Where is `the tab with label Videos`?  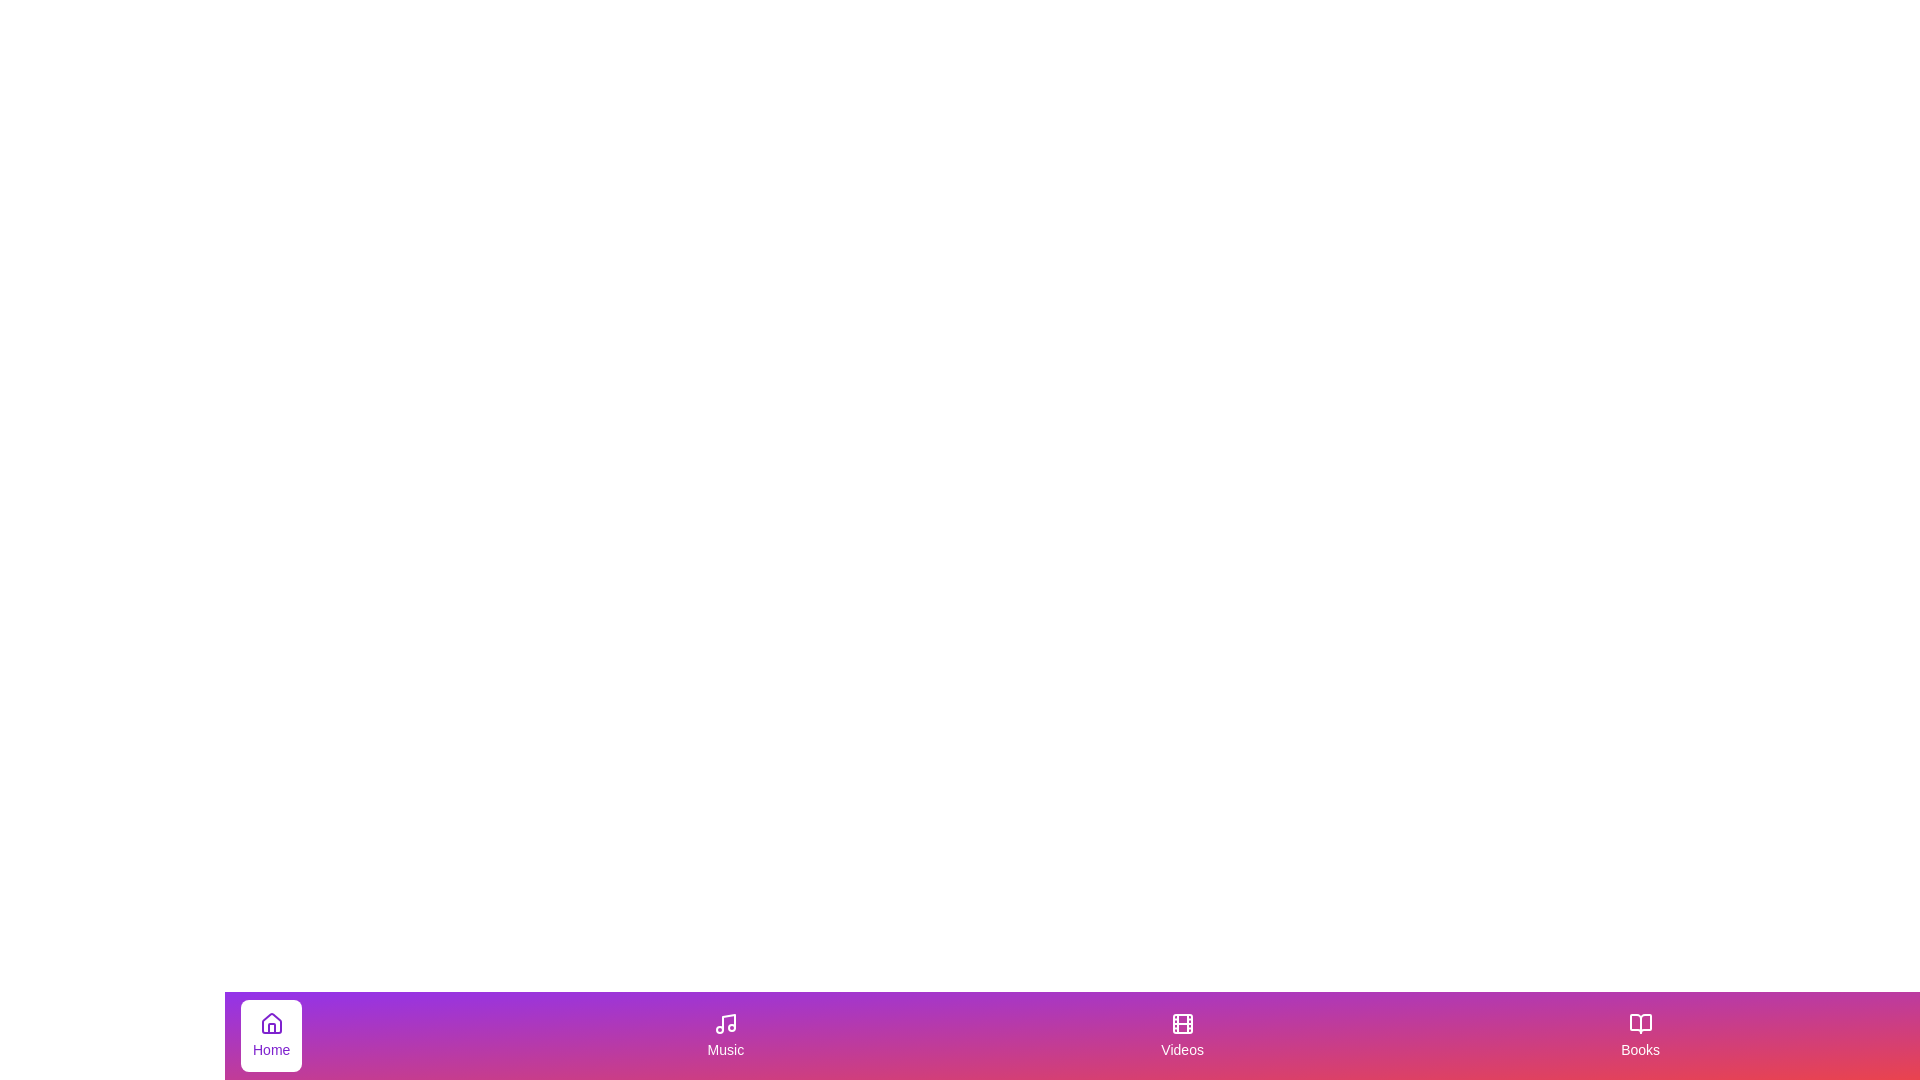
the tab with label Videos is located at coordinates (1182, 1035).